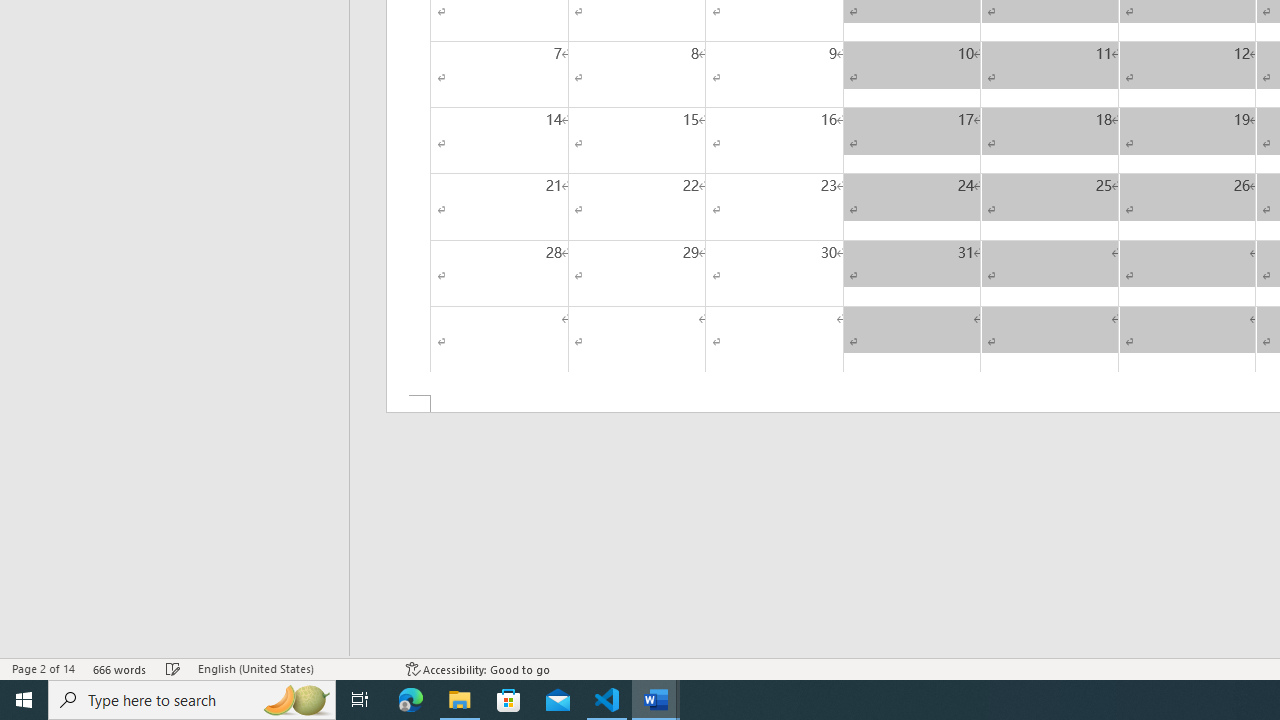  I want to click on 'Spelling and Grammar Check No Errors', so click(173, 669).